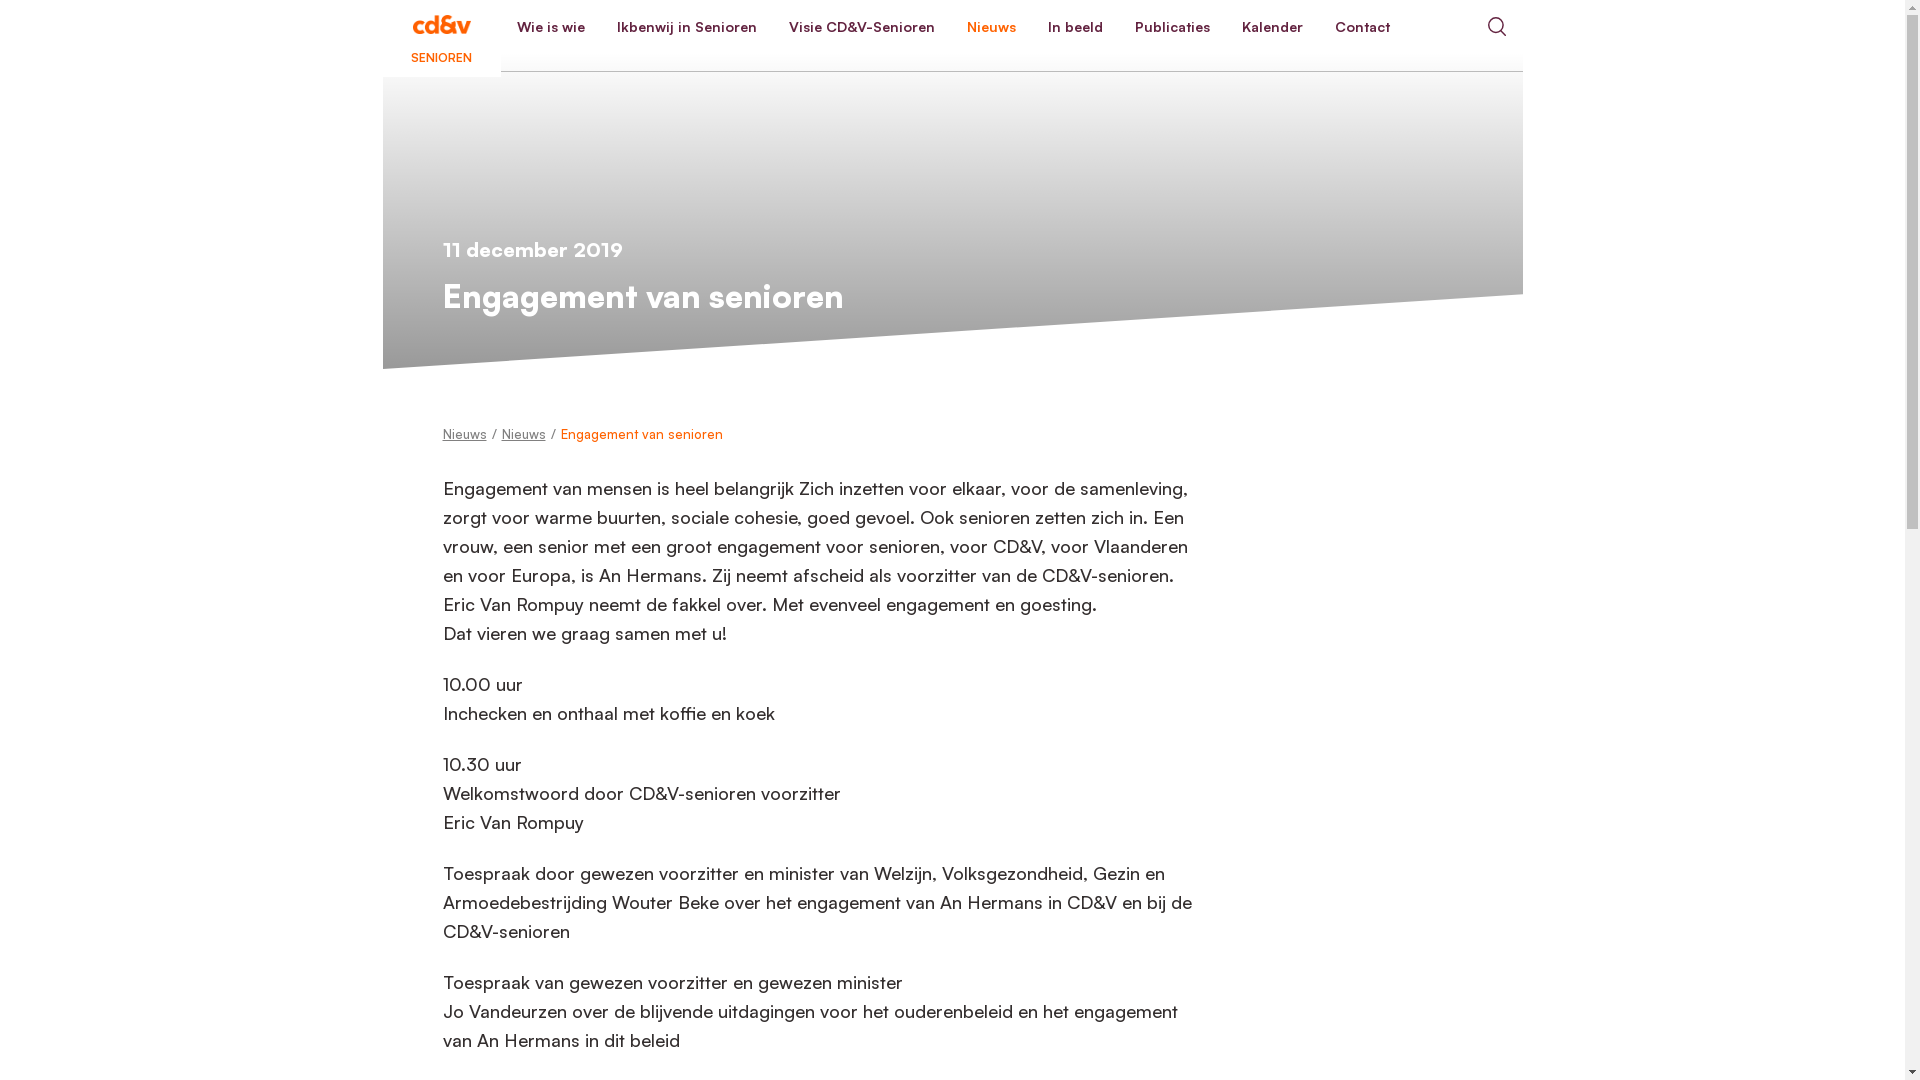 This screenshot has width=1920, height=1080. Describe the element at coordinates (1074, 27) in the screenshot. I see `'In beeld'` at that location.